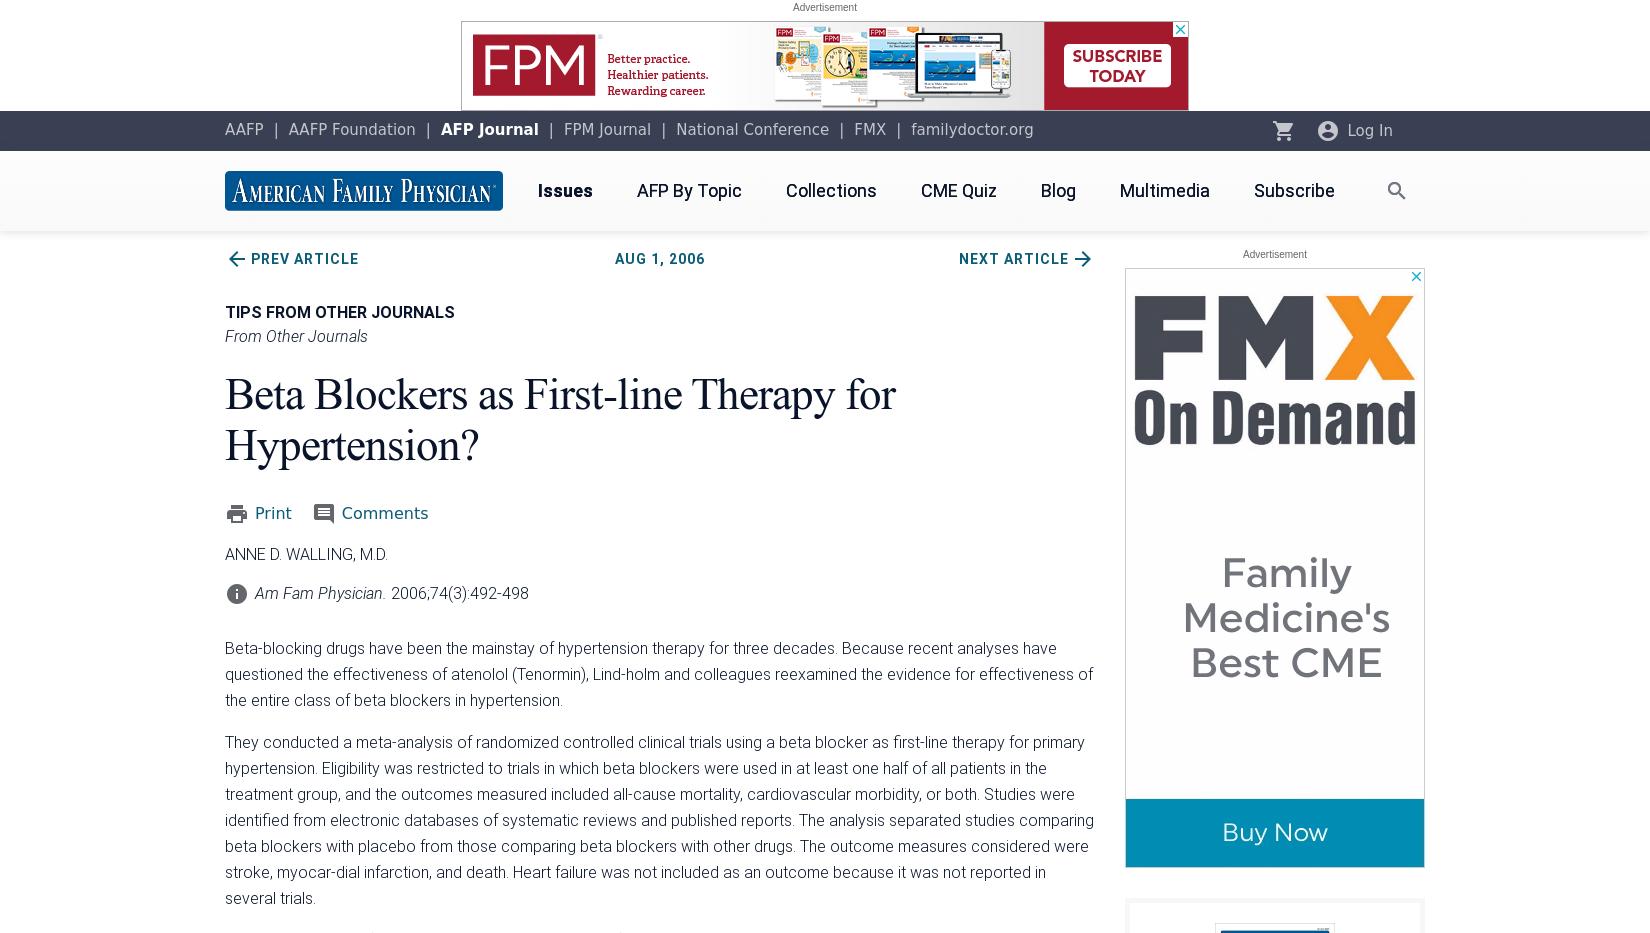 This screenshot has width=1650, height=933. Describe the element at coordinates (225, 870) in the screenshot. I see `'October 29, 2005;366:1545-53.'` at that location.